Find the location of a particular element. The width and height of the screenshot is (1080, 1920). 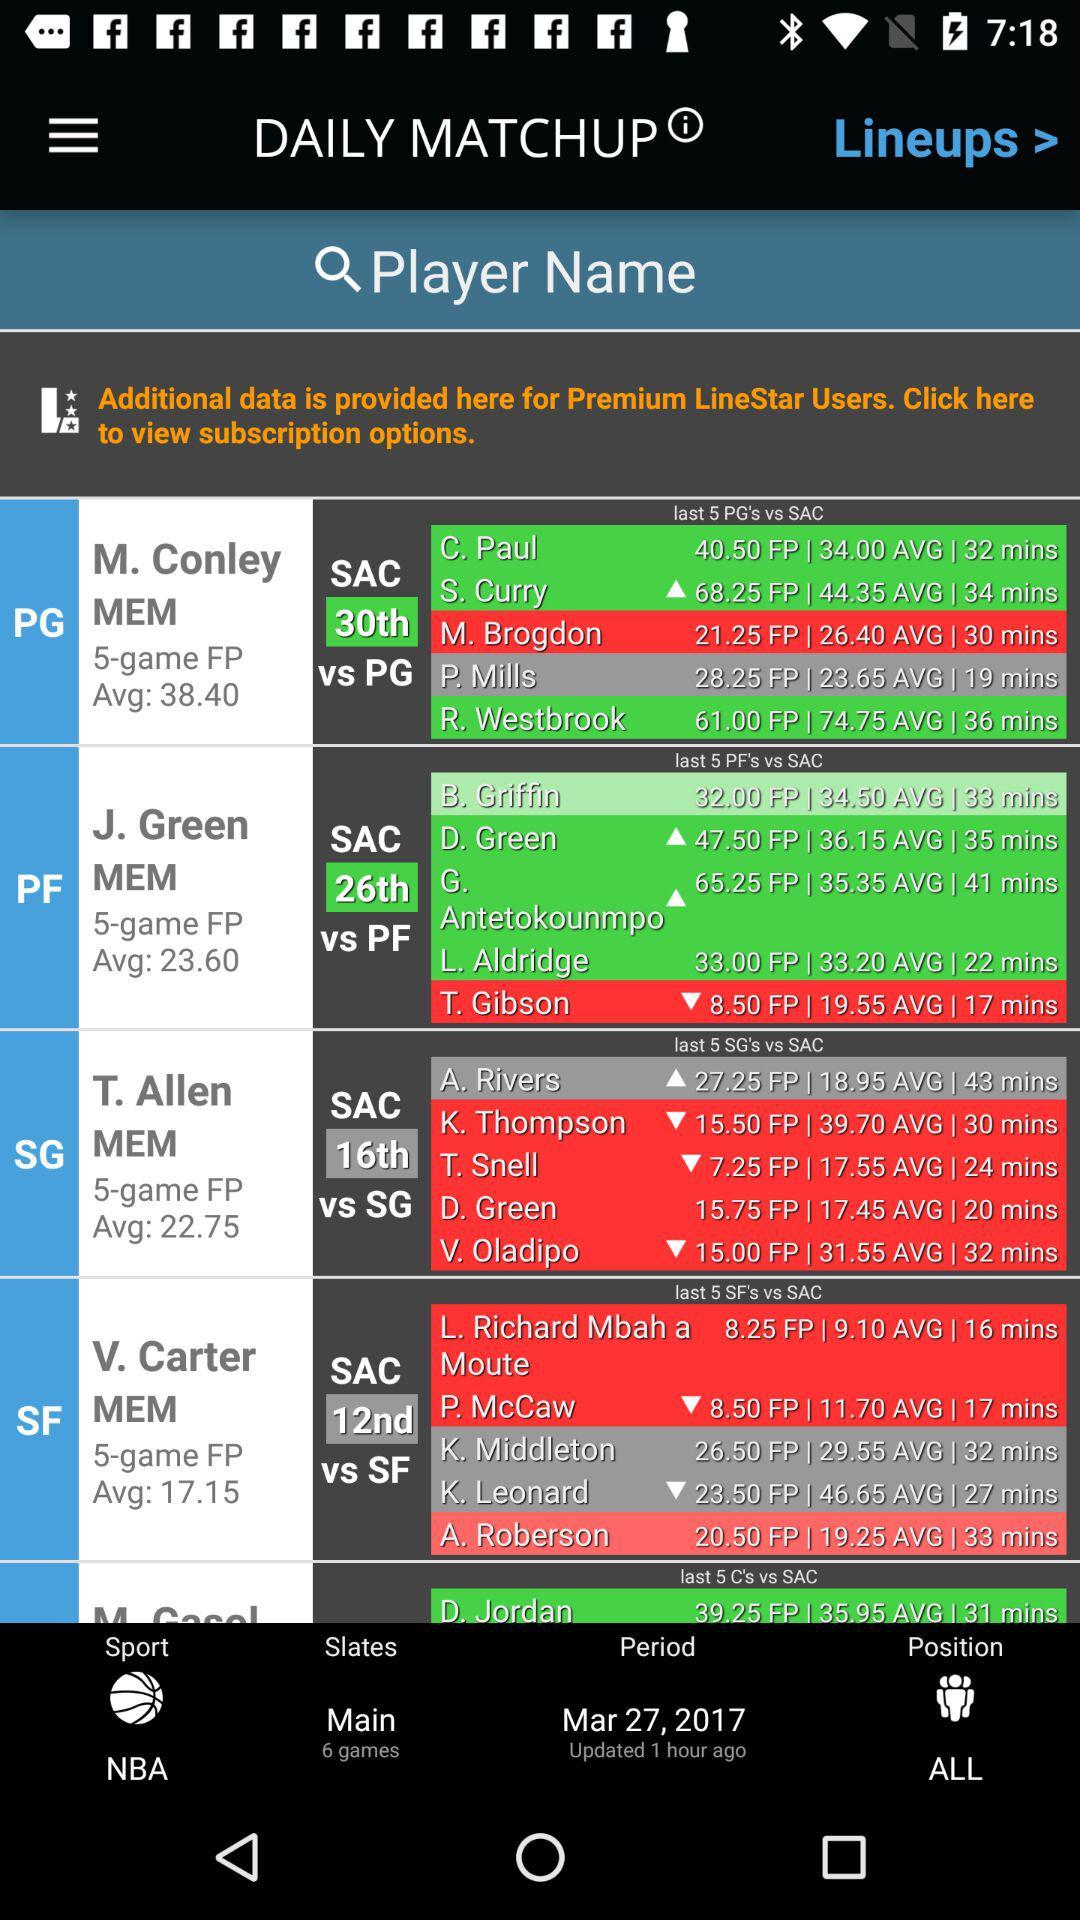

26th icon is located at coordinates (371, 886).